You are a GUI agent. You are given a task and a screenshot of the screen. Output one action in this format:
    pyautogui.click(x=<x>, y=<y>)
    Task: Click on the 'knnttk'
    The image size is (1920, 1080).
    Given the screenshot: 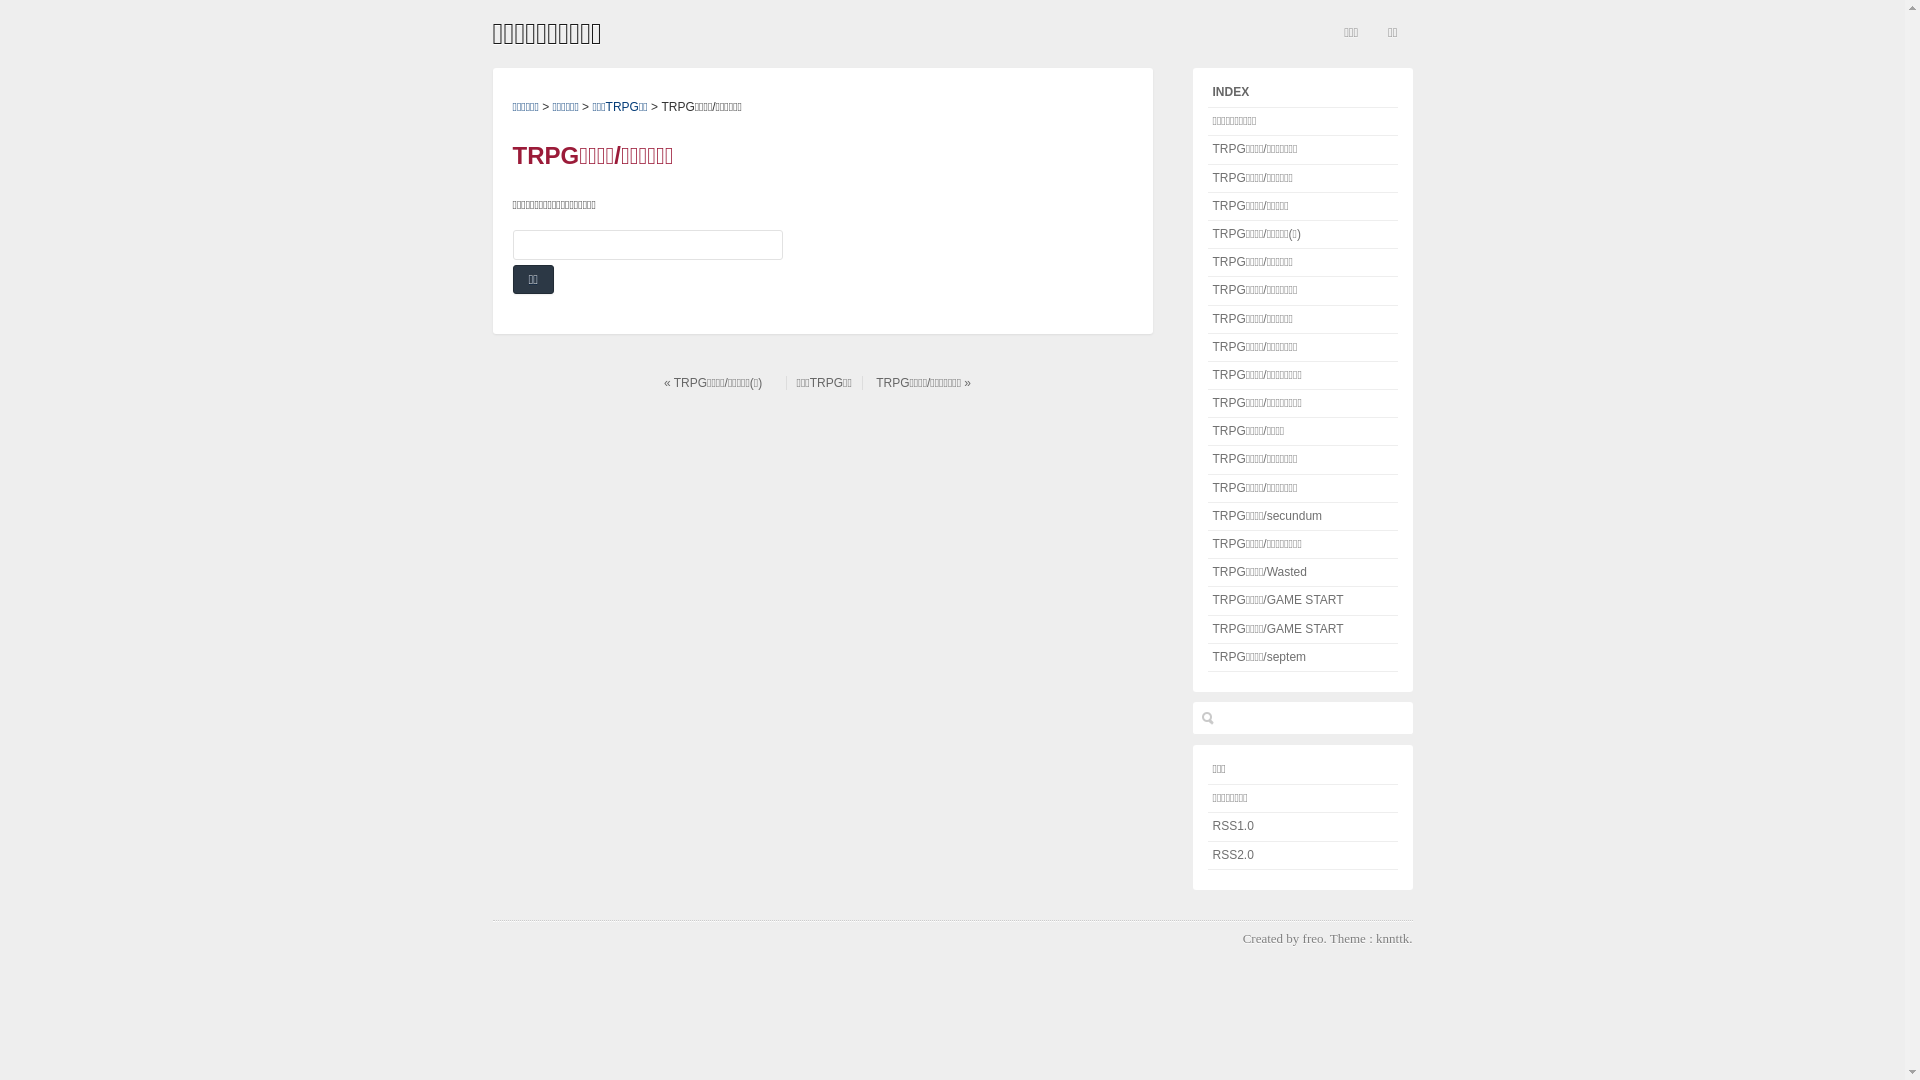 What is the action you would take?
    pyautogui.click(x=1375, y=938)
    